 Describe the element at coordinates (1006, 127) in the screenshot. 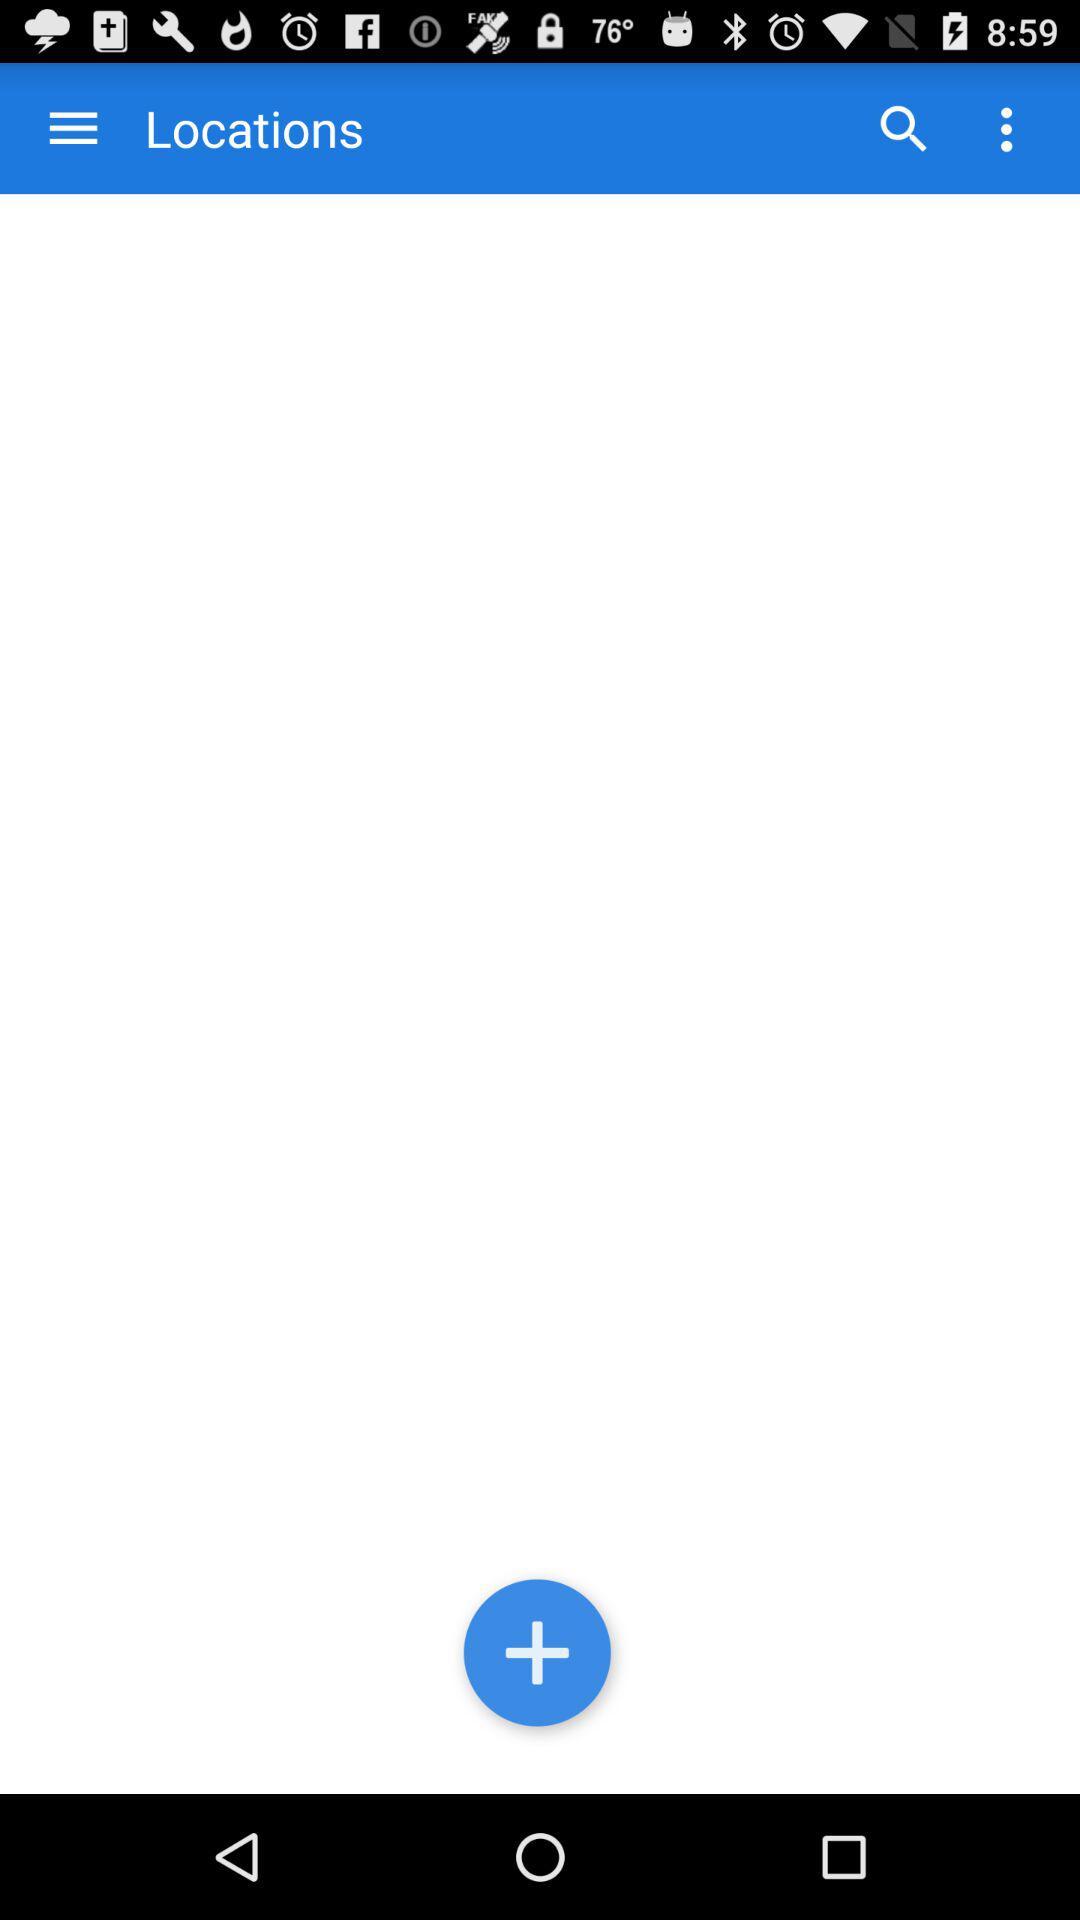

I see `application settings` at that location.